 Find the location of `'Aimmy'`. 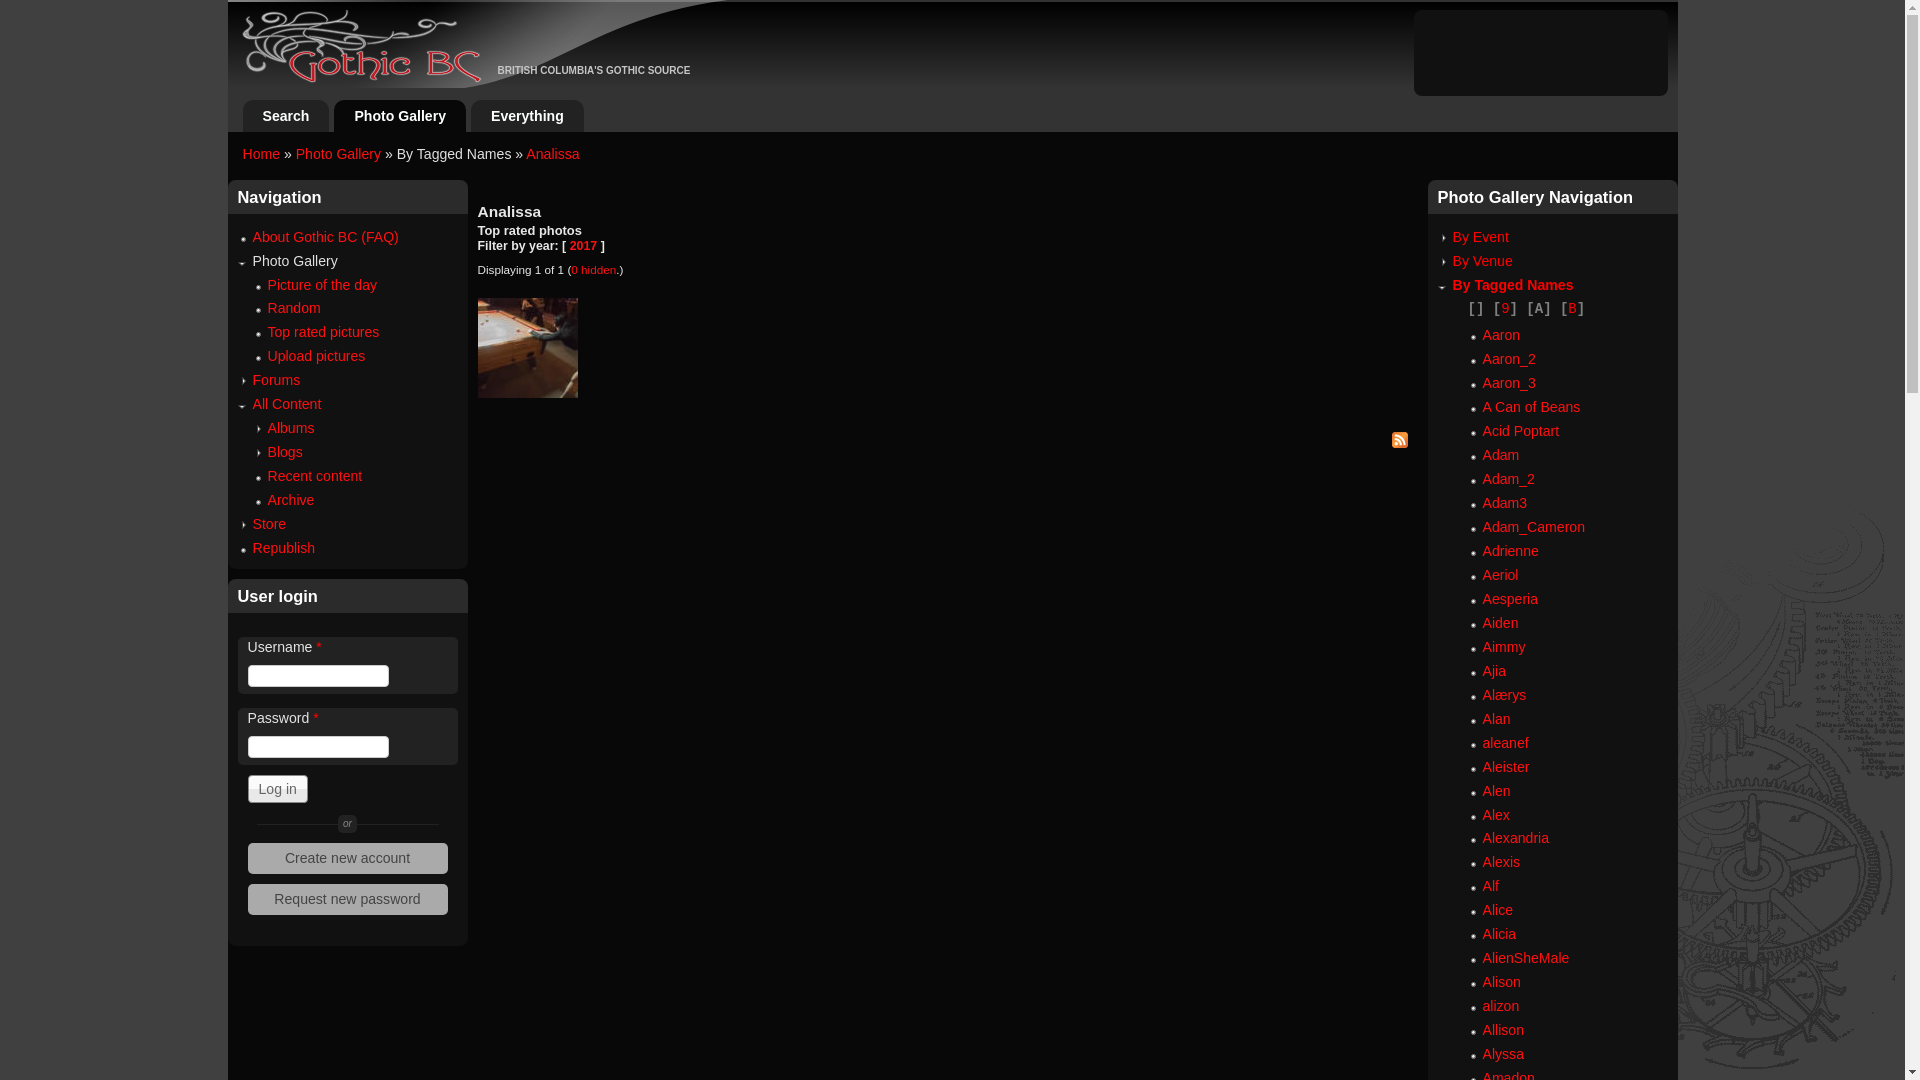

'Aimmy' is located at coordinates (1482, 647).